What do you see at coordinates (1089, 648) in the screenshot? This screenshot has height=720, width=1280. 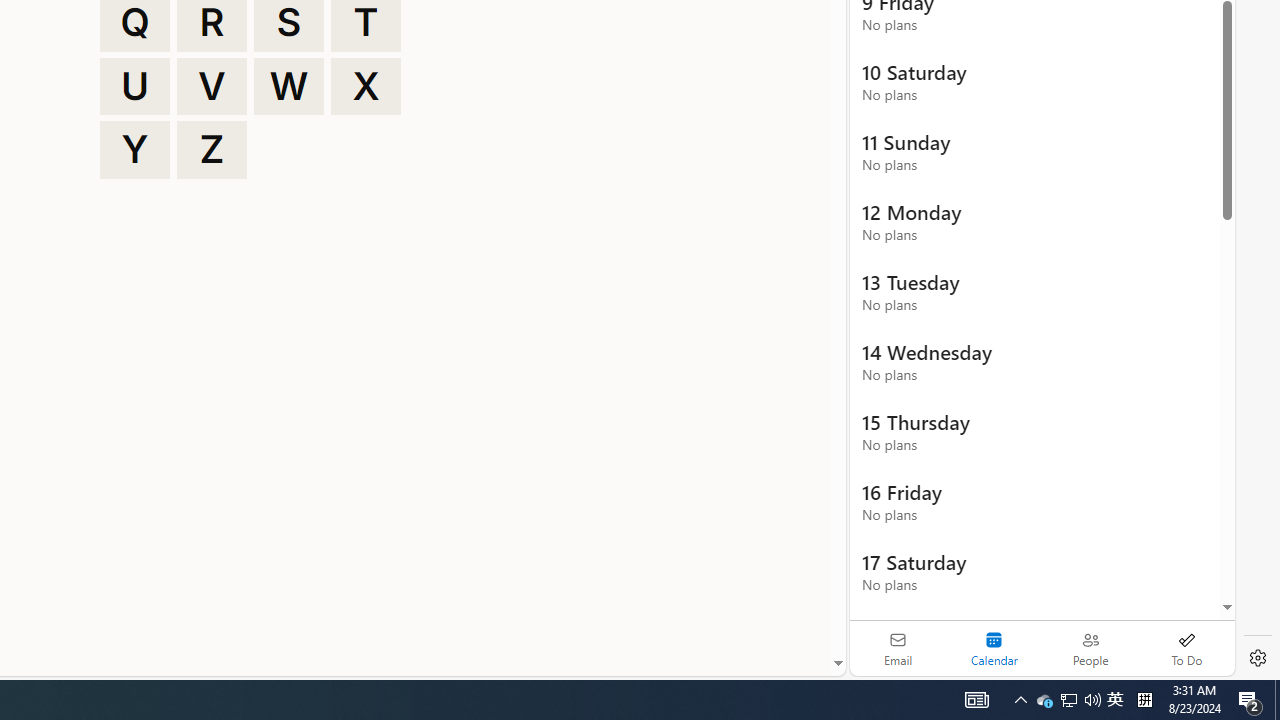 I see `'People'` at bounding box center [1089, 648].